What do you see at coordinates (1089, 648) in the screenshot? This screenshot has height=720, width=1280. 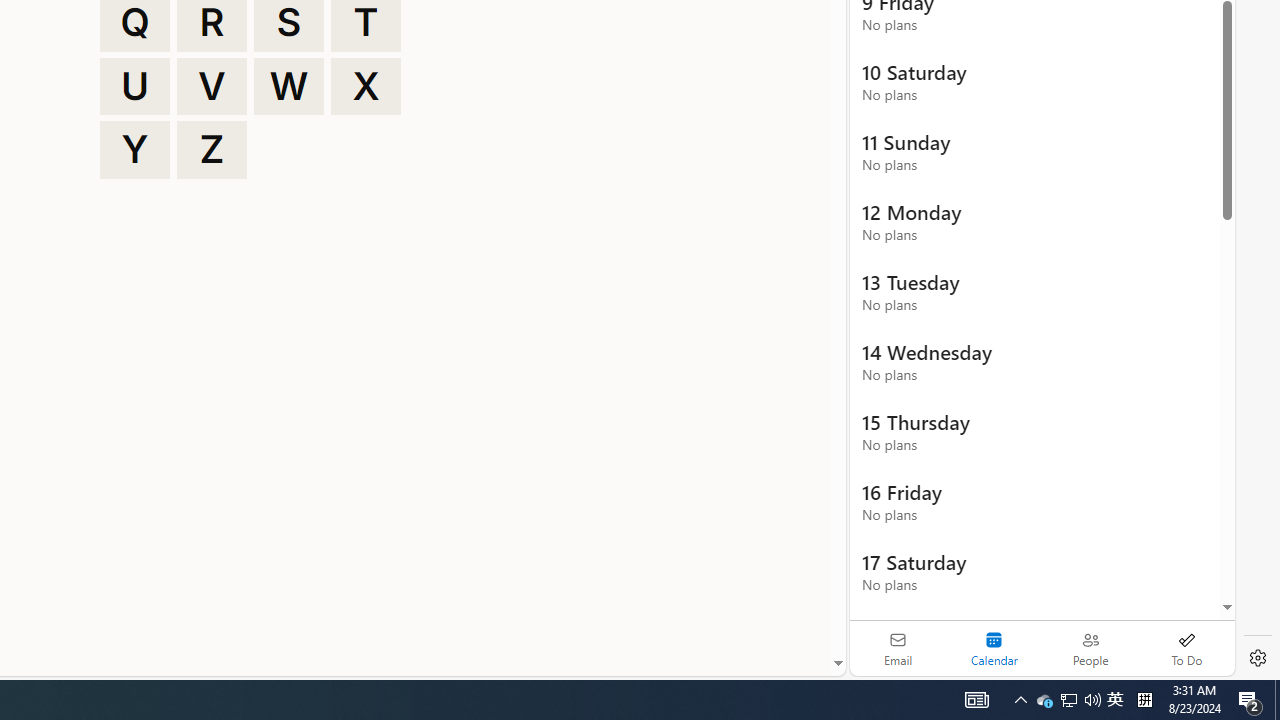 I see `'People'` at bounding box center [1089, 648].